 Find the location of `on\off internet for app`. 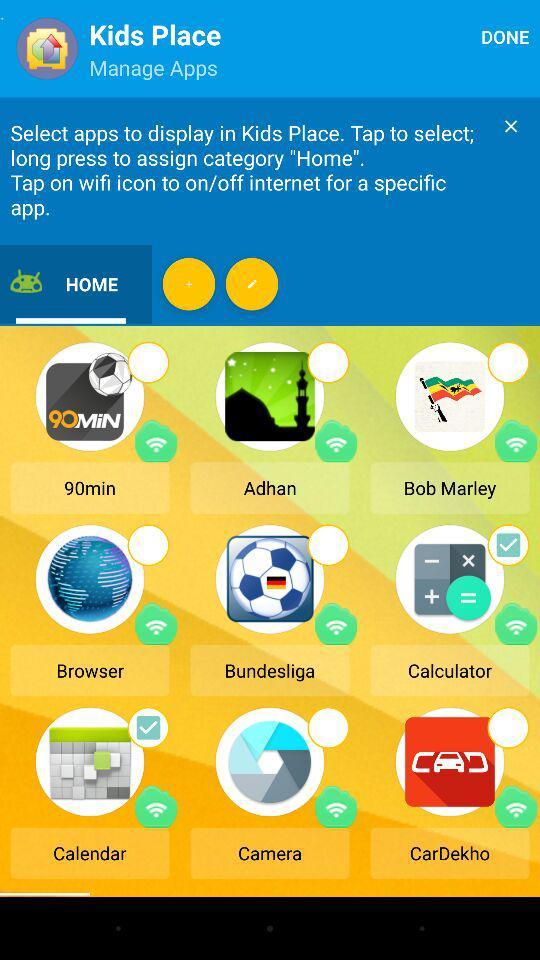

on\off internet for app is located at coordinates (336, 623).